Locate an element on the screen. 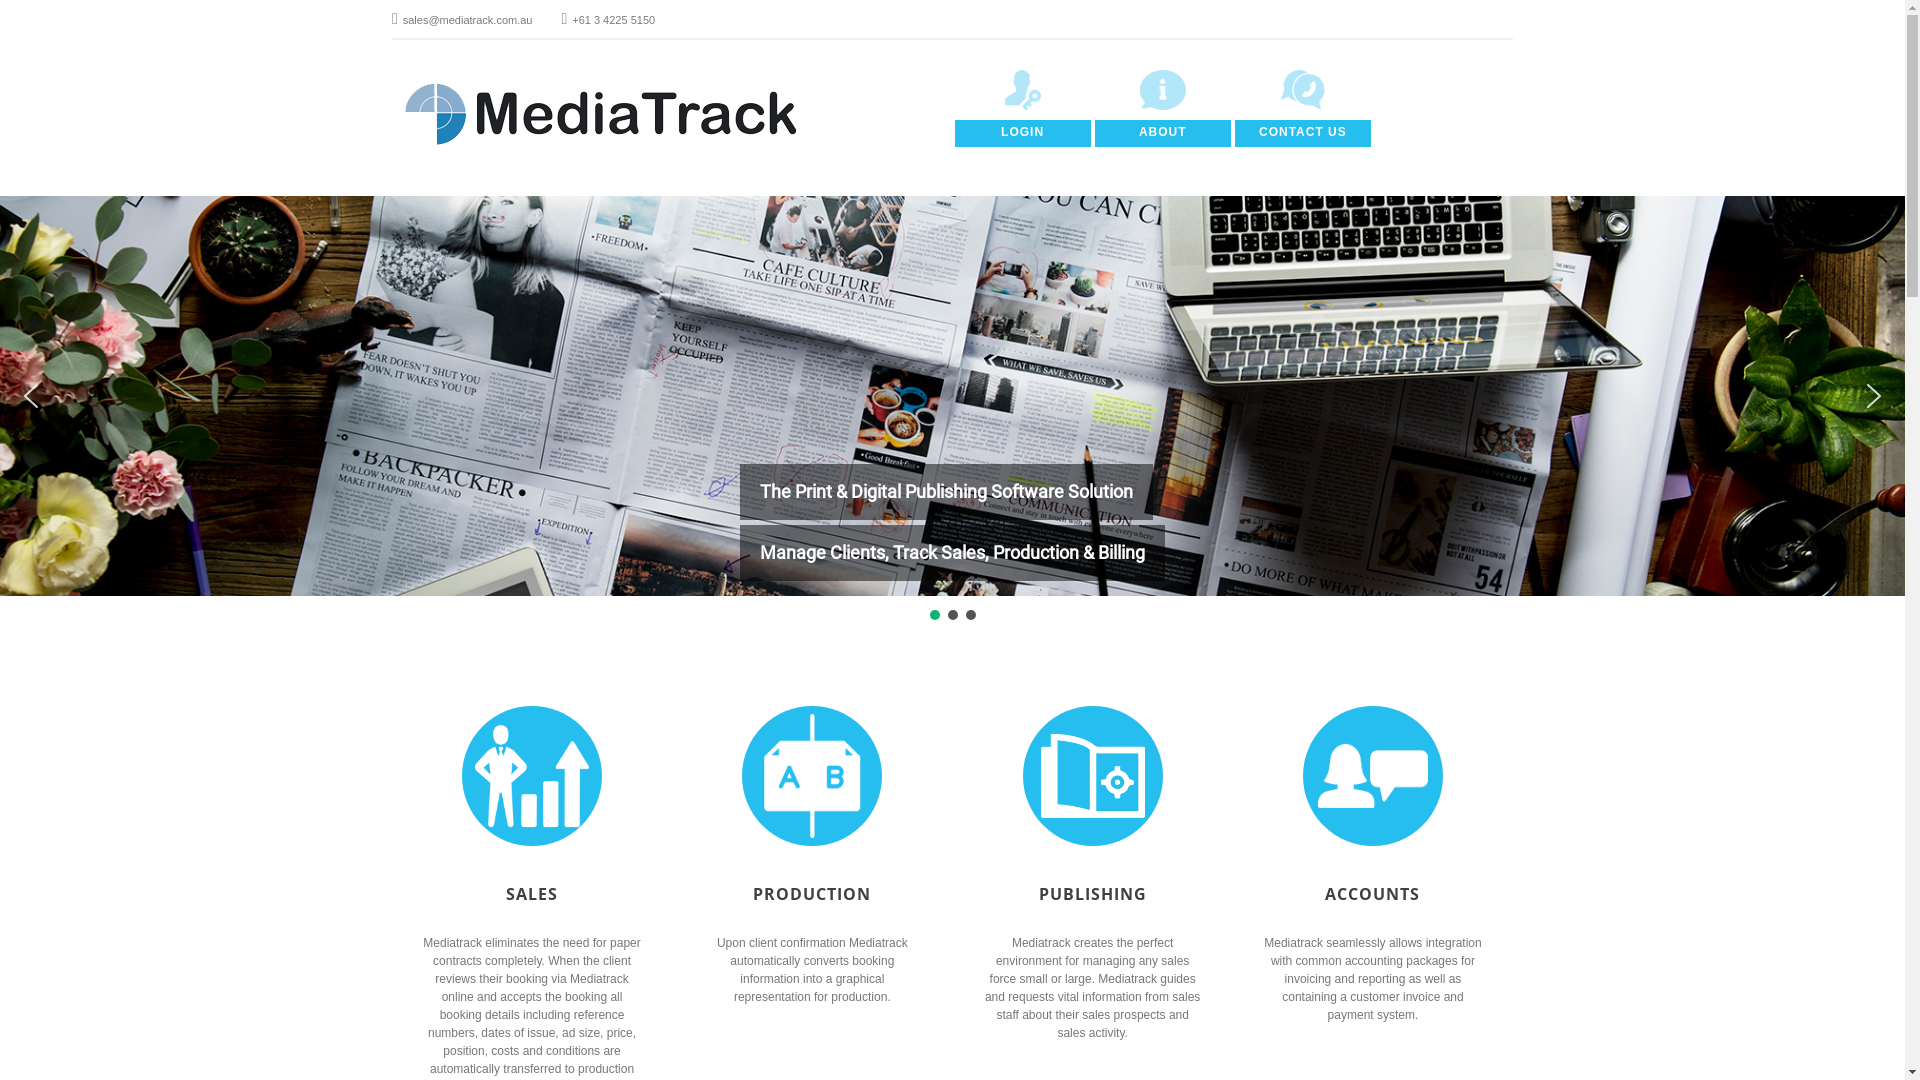 The height and width of the screenshot is (1080, 1920). 'sales@mediatrack.com.au' is located at coordinates (461, 19).